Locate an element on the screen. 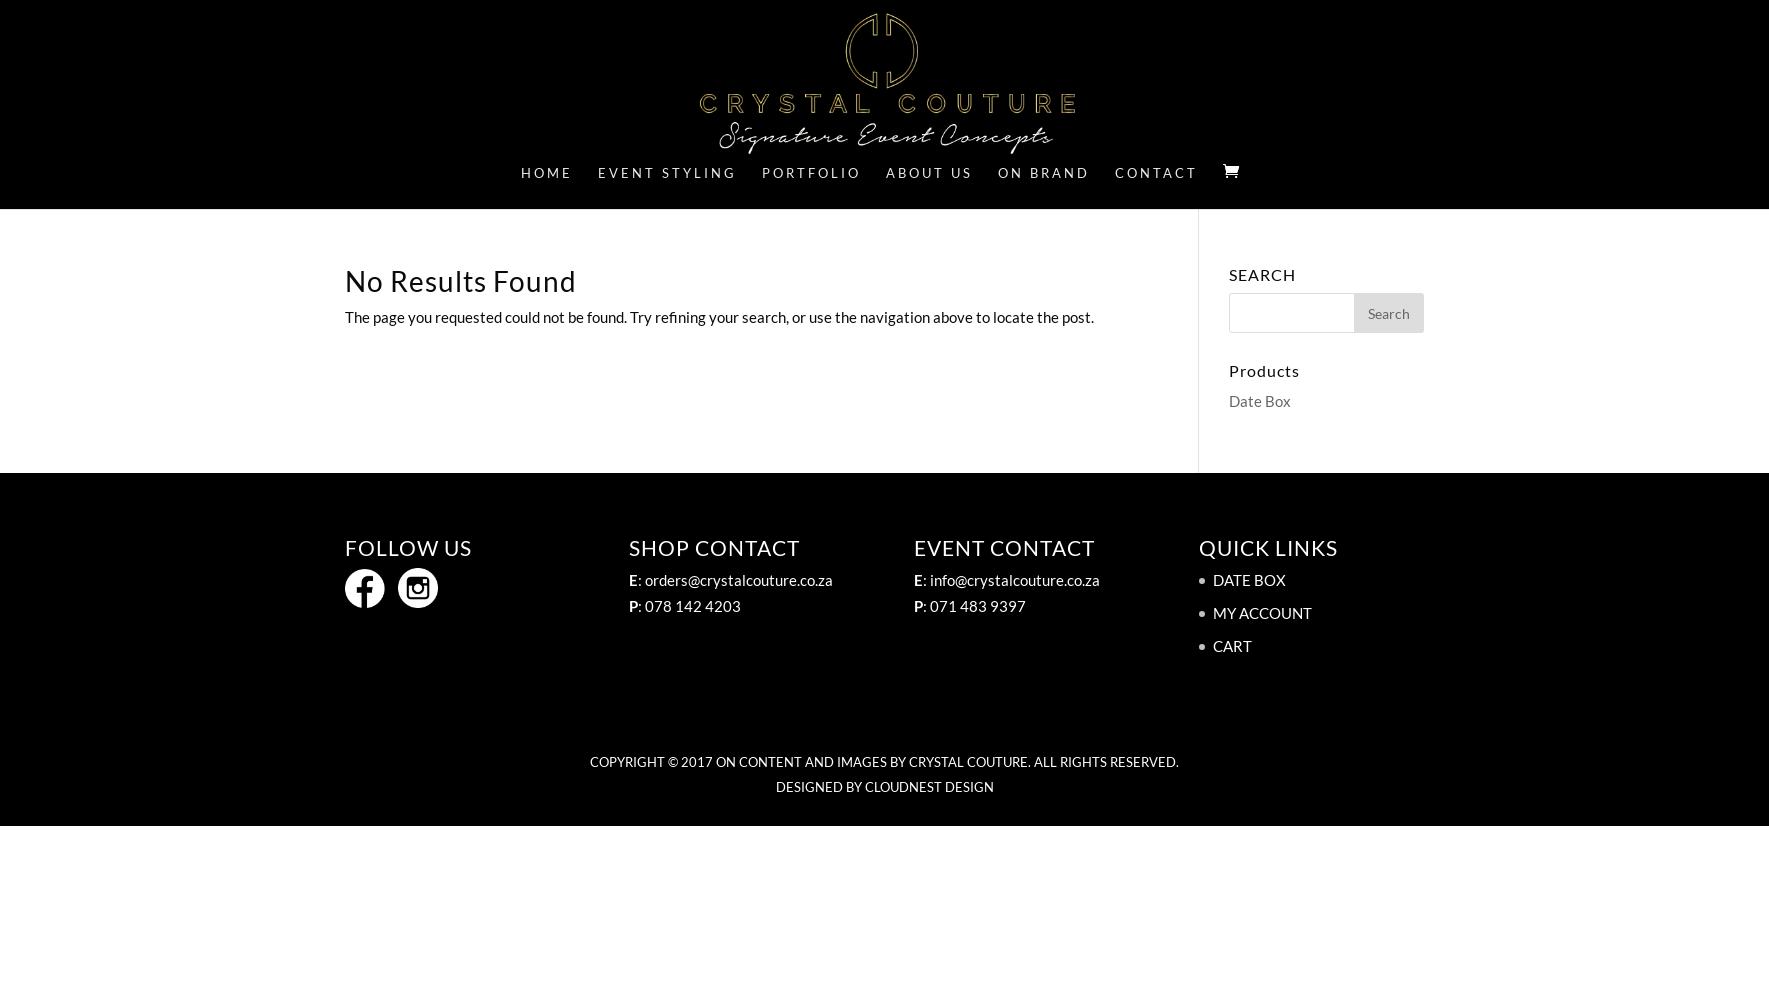 The width and height of the screenshot is (1769, 1000). 'EVENT CONTACT' is located at coordinates (1004, 547).